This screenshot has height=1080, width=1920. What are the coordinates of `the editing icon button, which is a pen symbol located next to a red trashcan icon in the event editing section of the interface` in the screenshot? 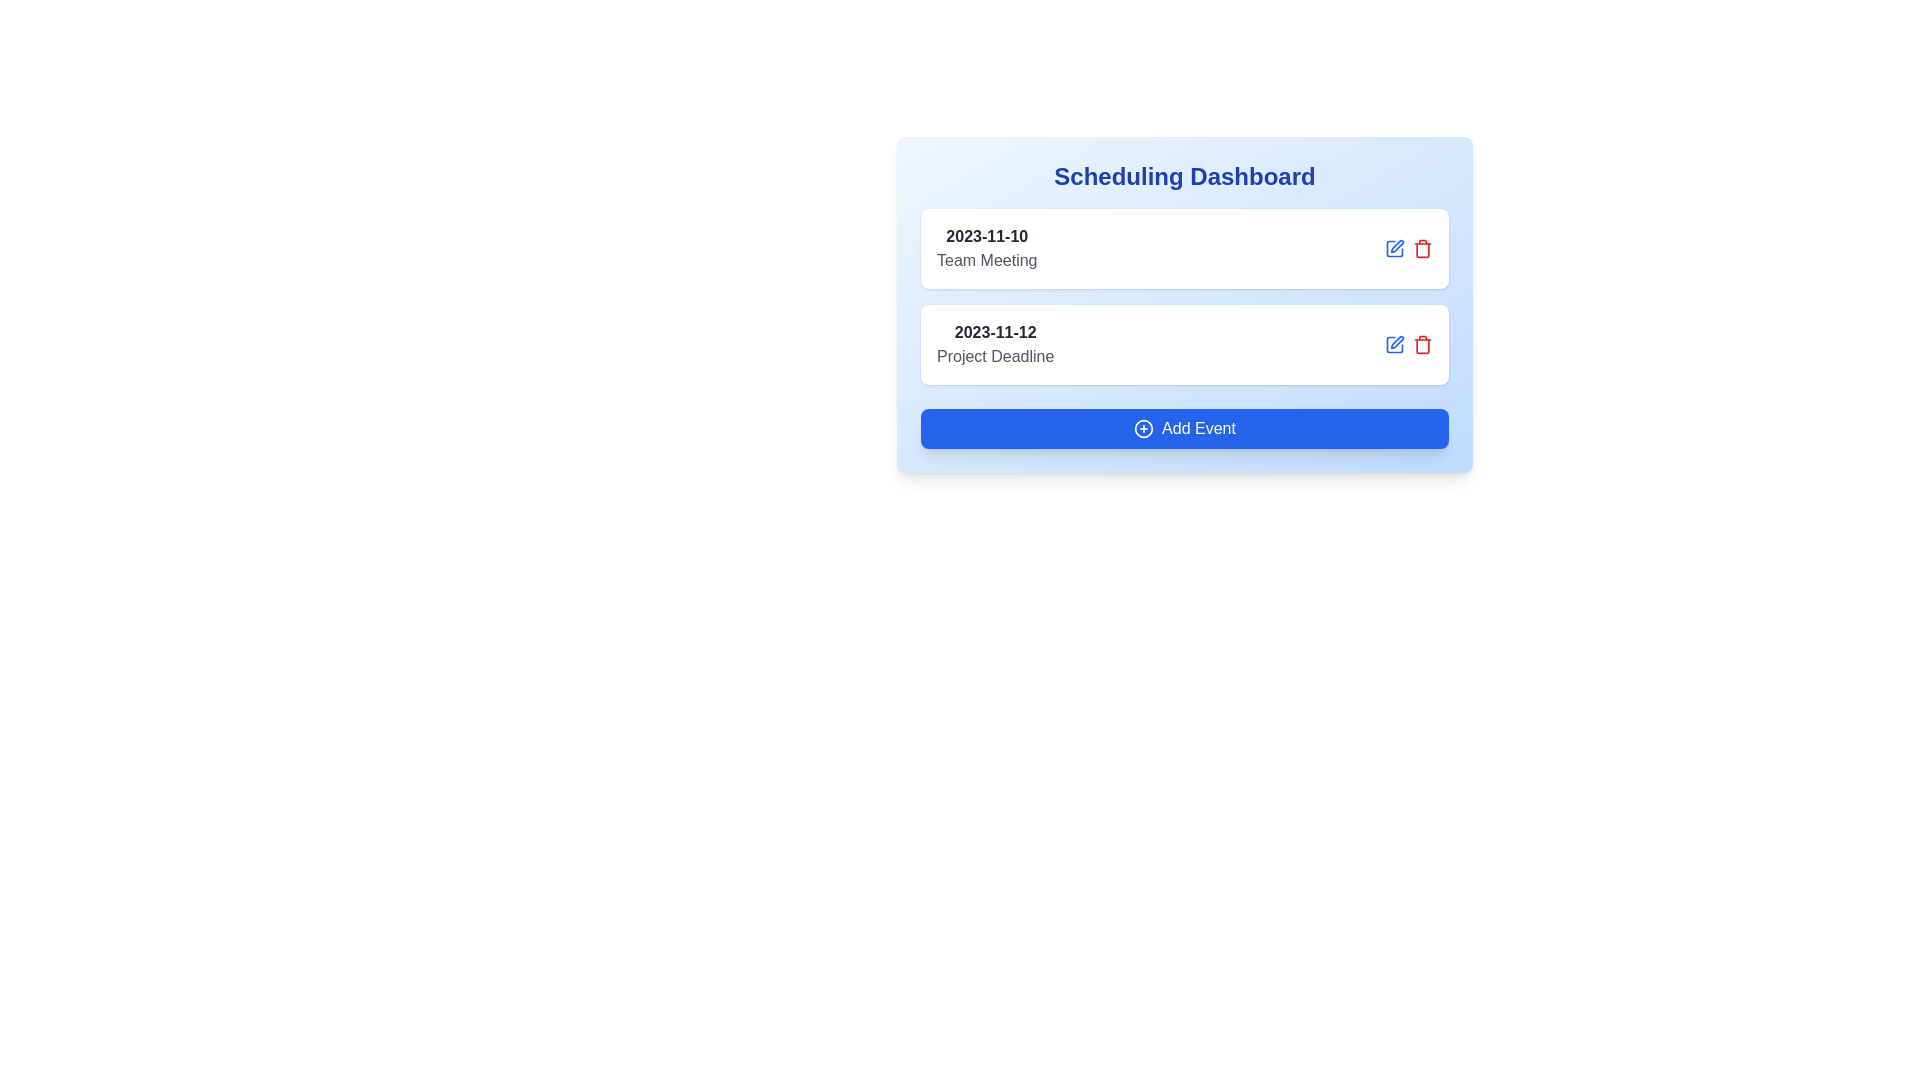 It's located at (1396, 245).